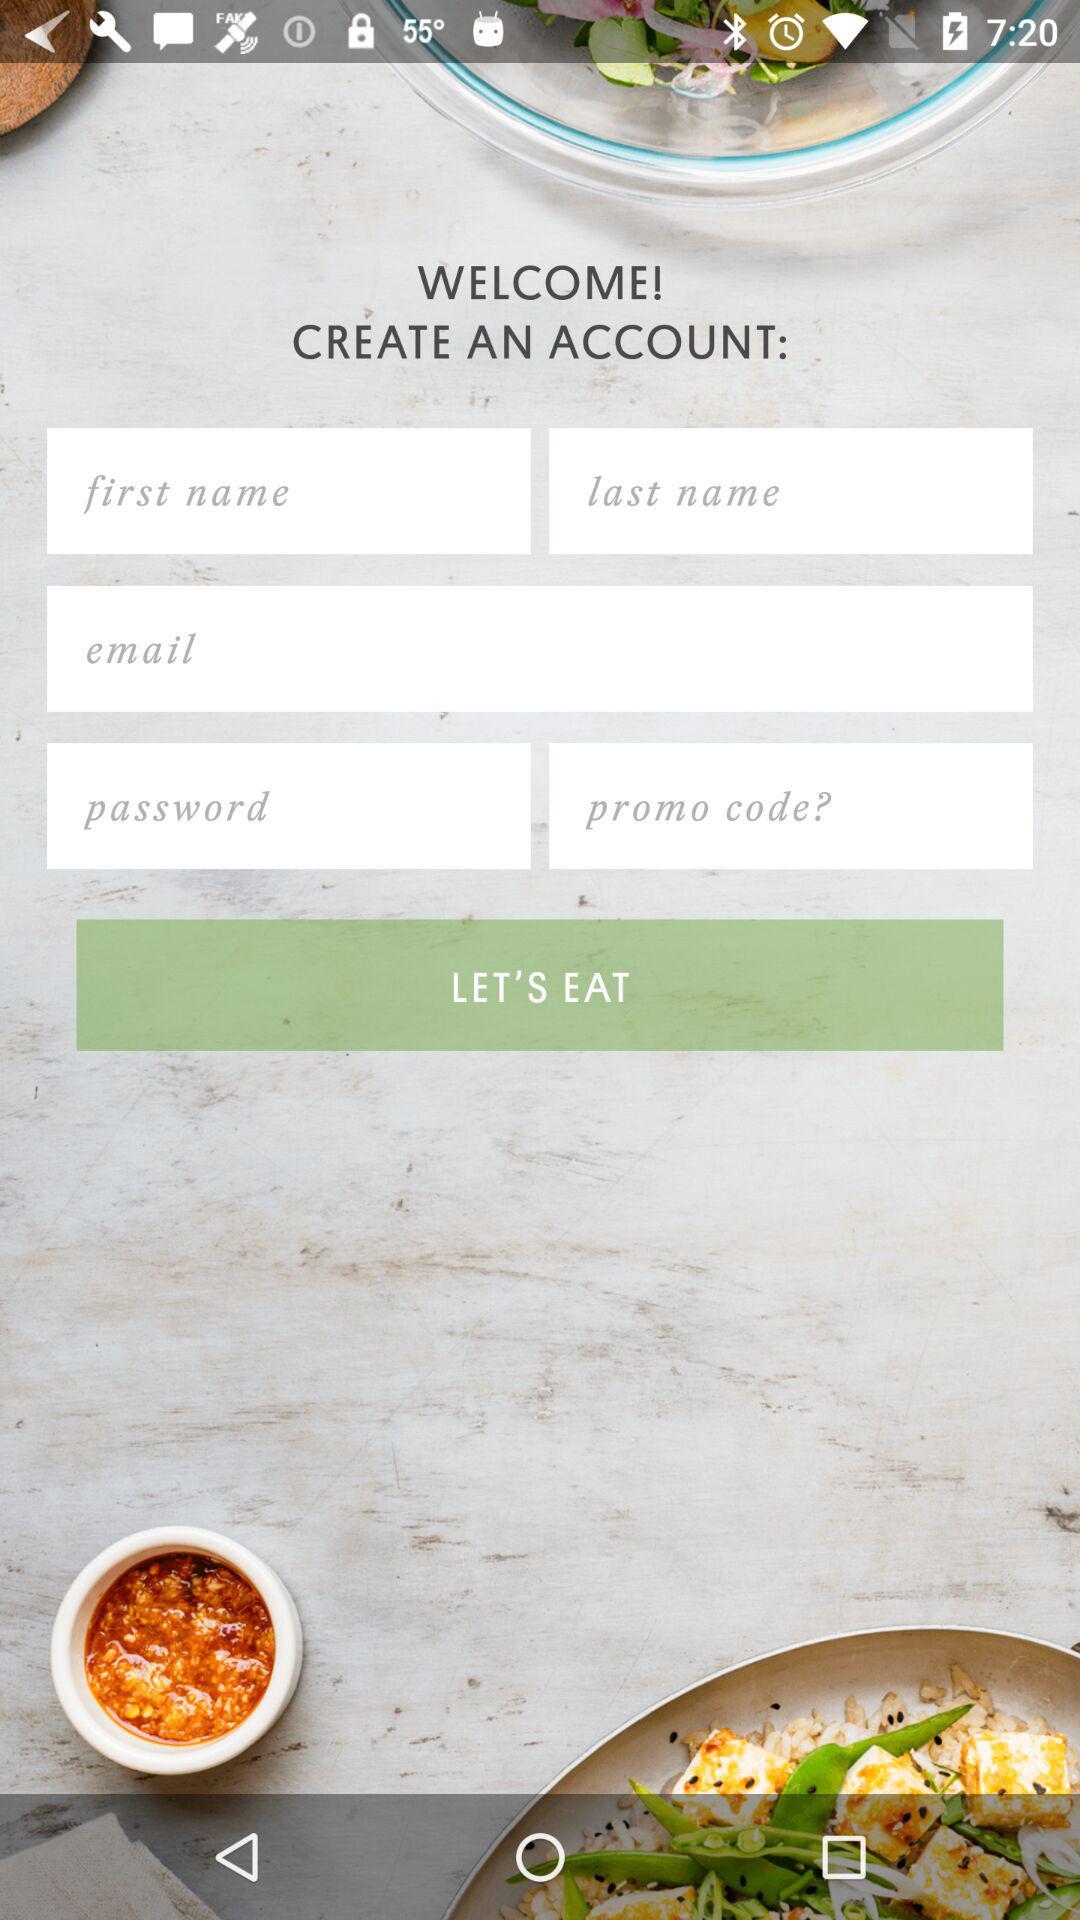 This screenshot has height=1920, width=1080. Describe the element at coordinates (289, 806) in the screenshot. I see `your password` at that location.